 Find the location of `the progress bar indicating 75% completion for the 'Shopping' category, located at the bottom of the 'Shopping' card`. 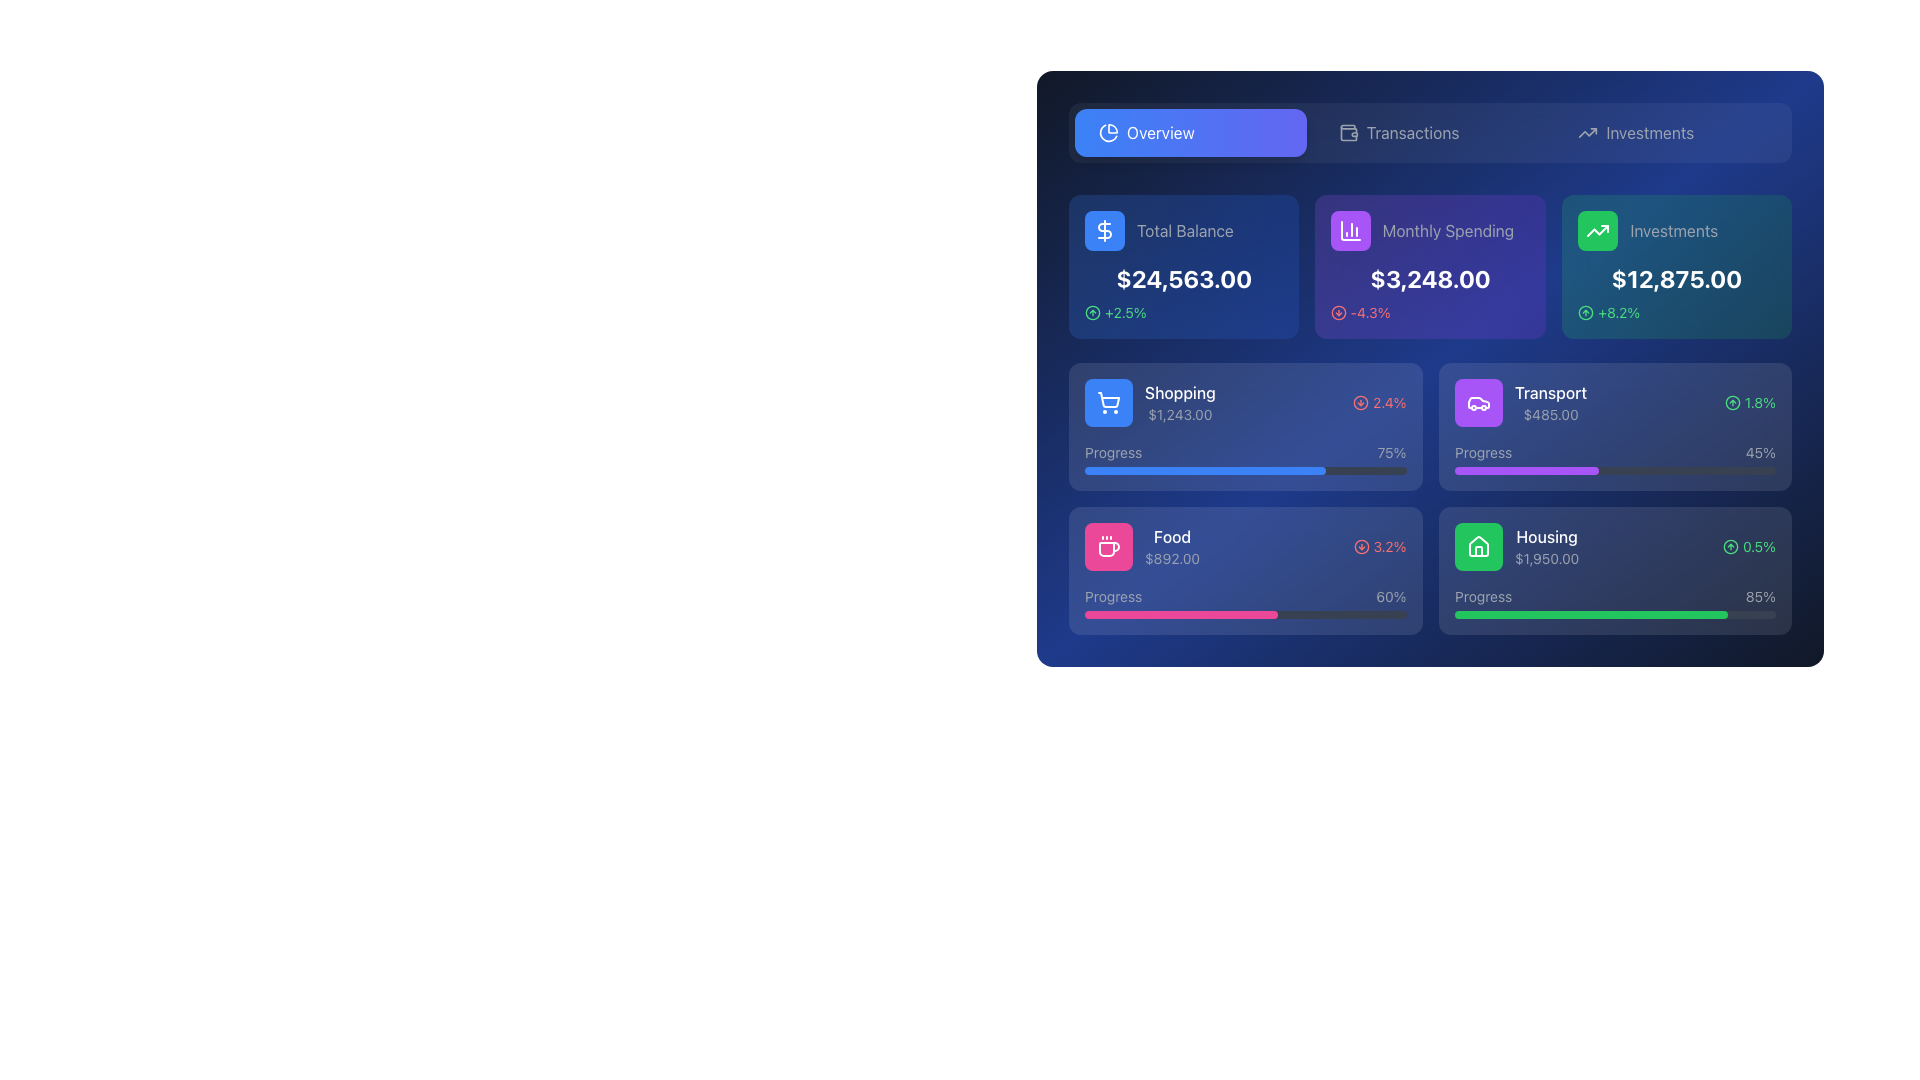

the progress bar indicating 75% completion for the 'Shopping' category, located at the bottom of the 'Shopping' card is located at coordinates (1244, 459).